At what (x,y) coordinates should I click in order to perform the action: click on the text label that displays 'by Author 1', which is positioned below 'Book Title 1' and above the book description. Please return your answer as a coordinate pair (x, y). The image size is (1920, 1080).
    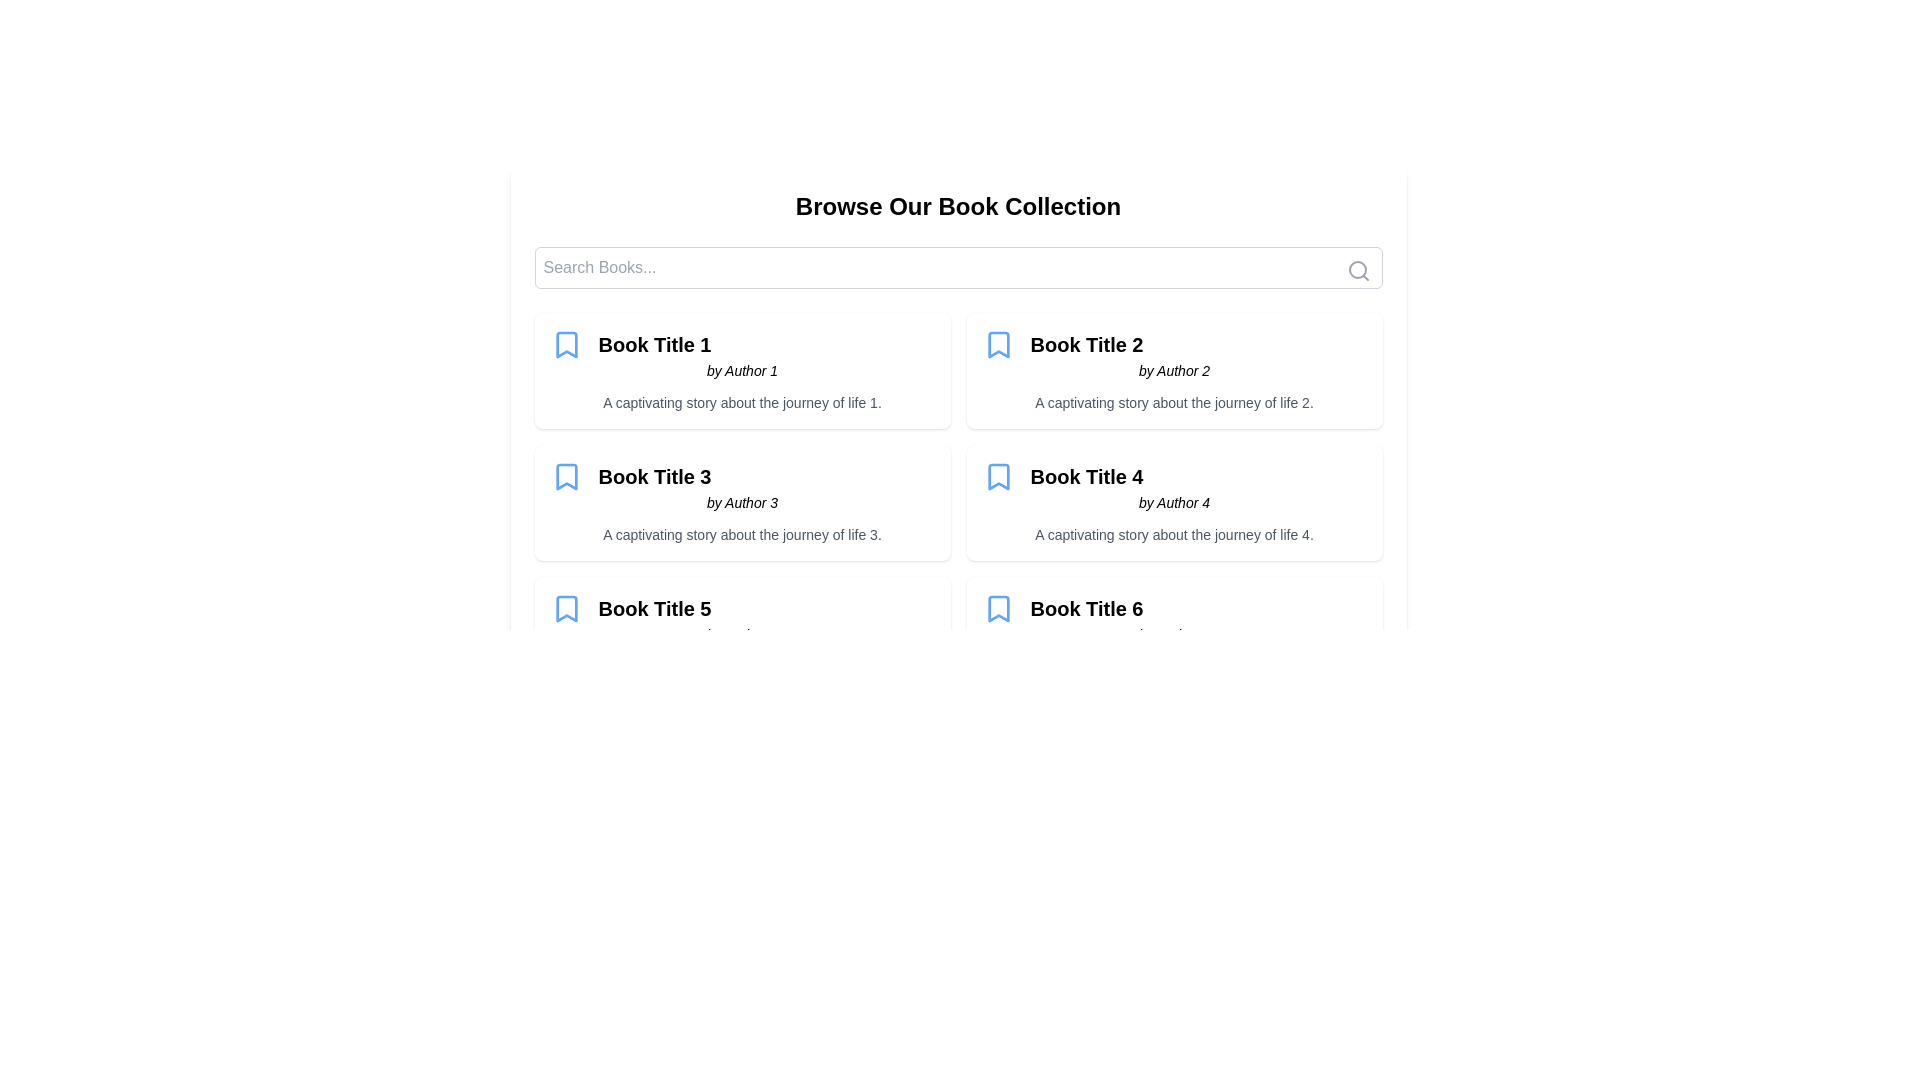
    Looking at the image, I should click on (741, 370).